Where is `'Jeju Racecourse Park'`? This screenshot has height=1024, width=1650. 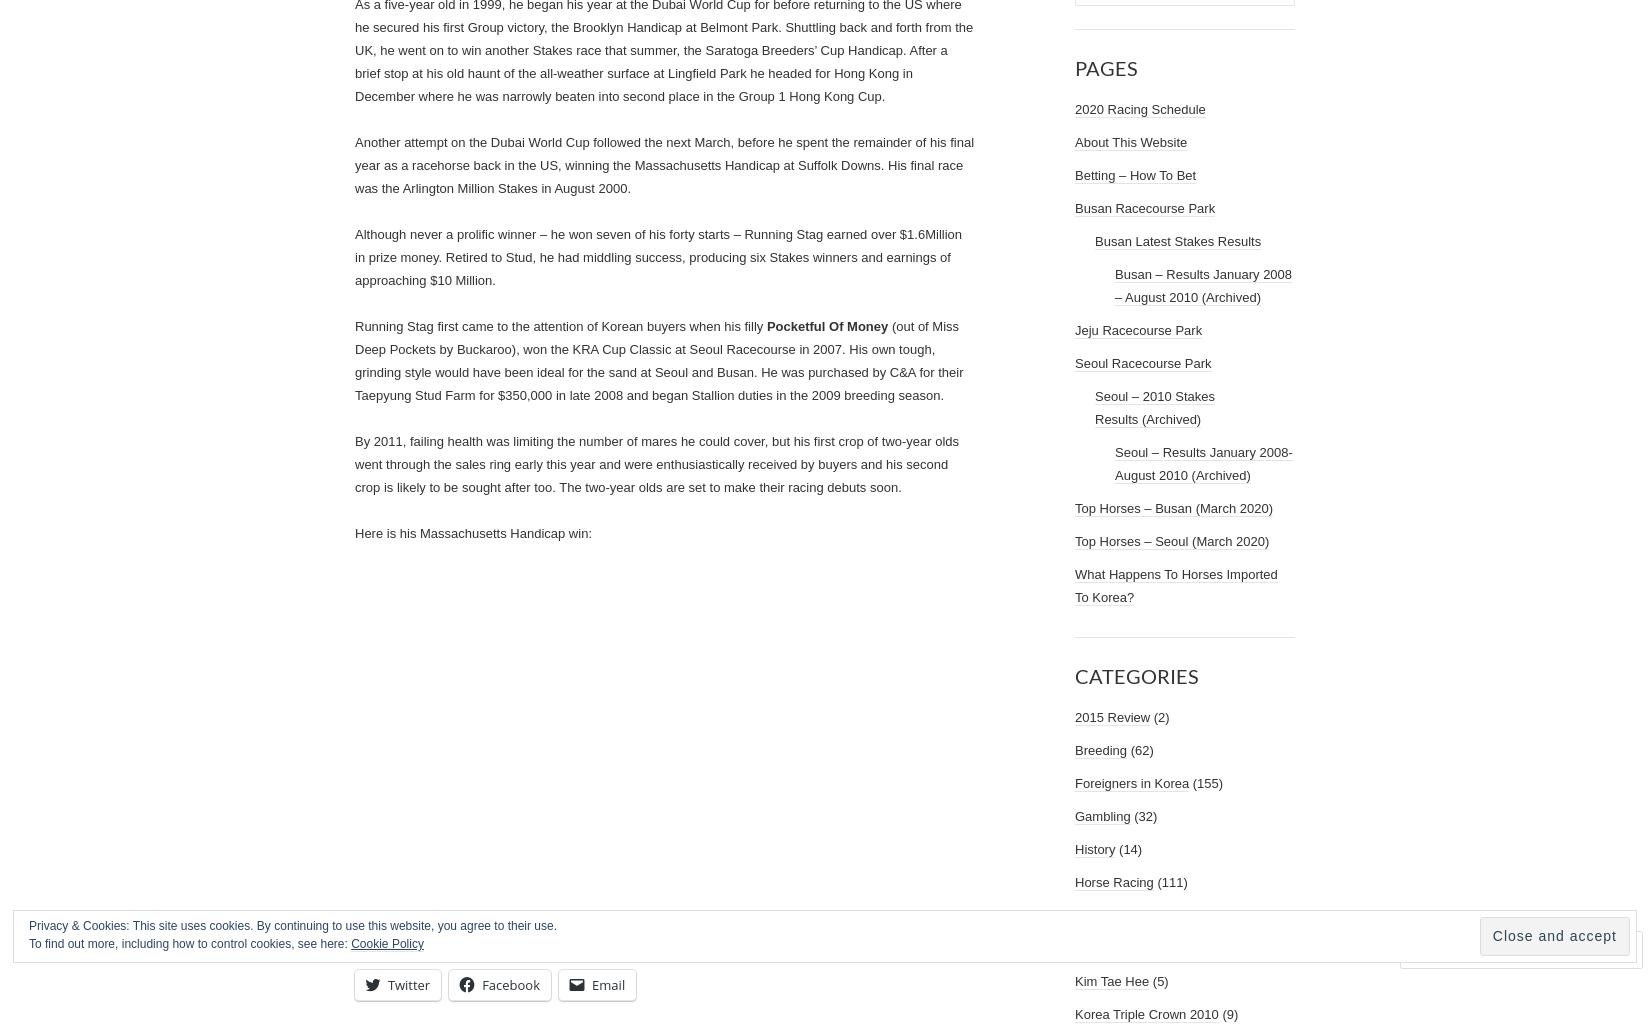 'Jeju Racecourse Park' is located at coordinates (1138, 329).